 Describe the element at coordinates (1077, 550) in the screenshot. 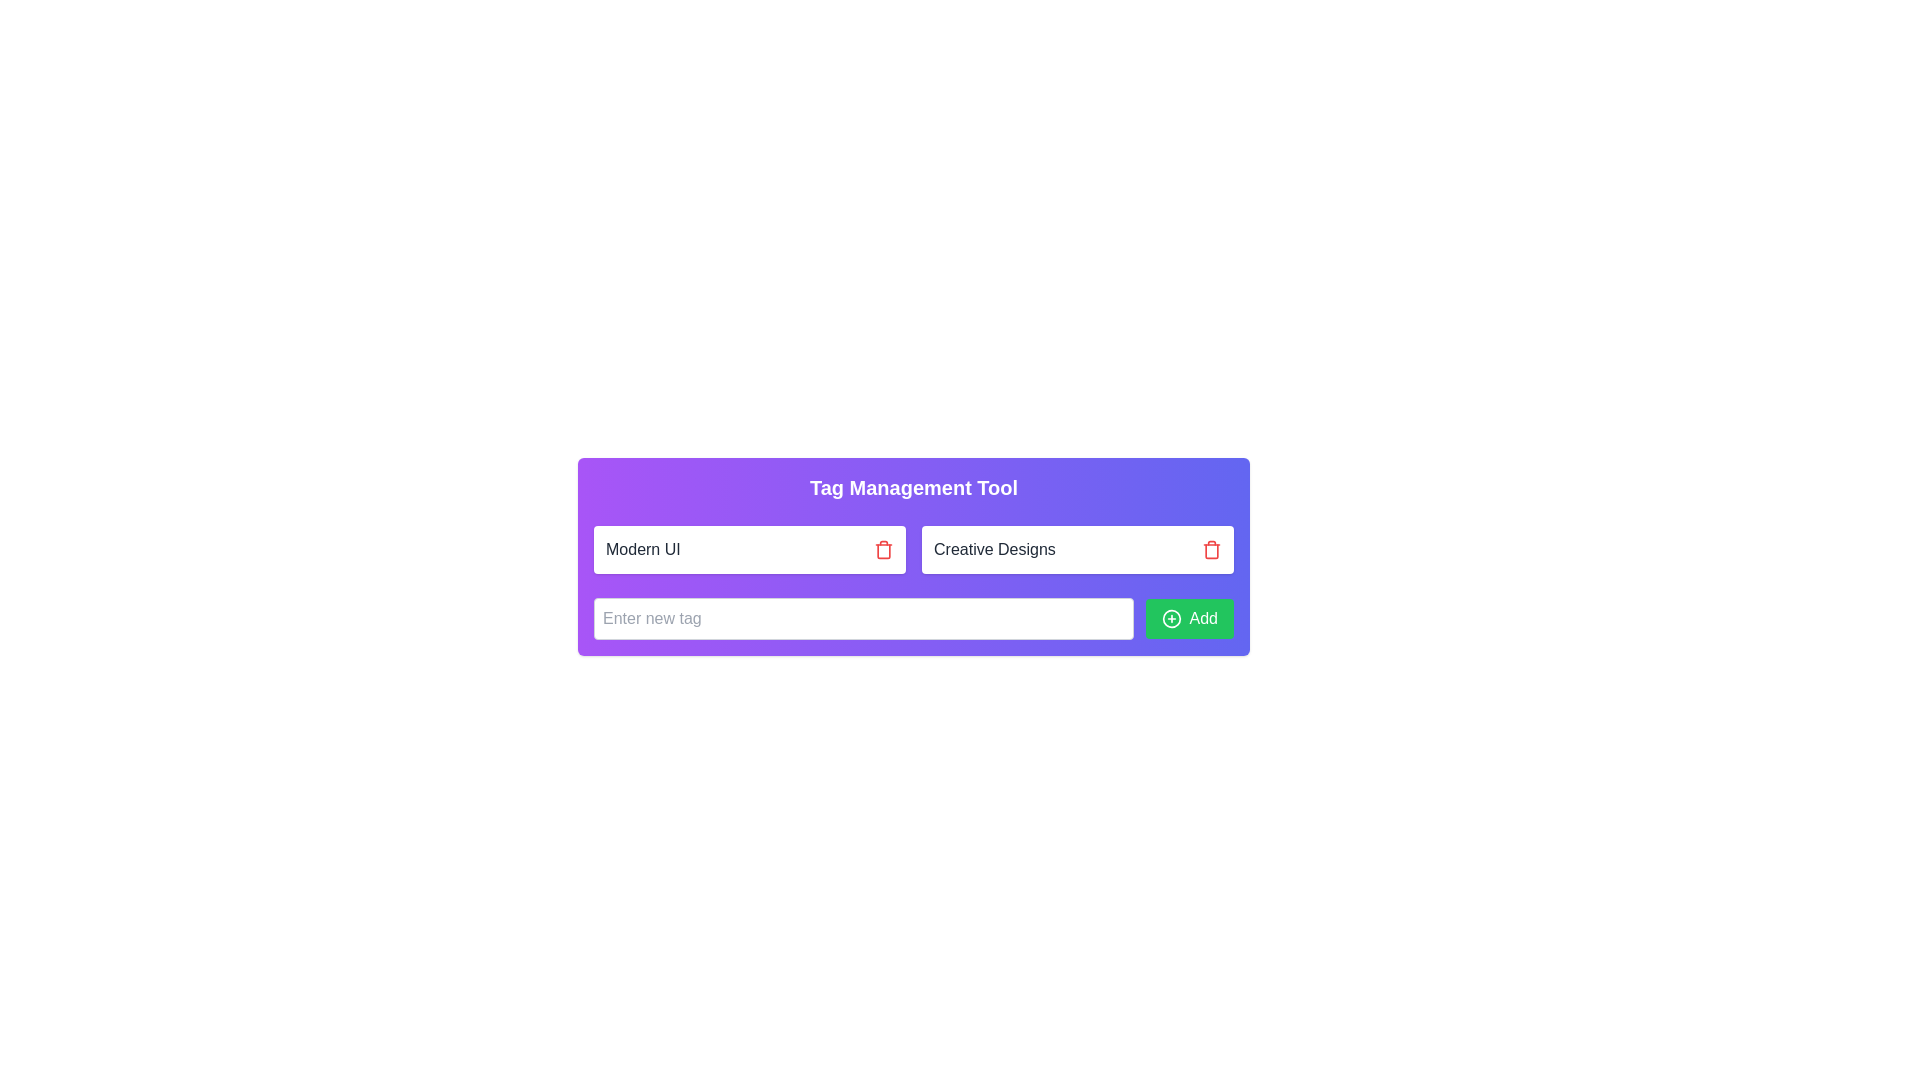

I see `the 'Creative Designs' tag with delete button` at that location.